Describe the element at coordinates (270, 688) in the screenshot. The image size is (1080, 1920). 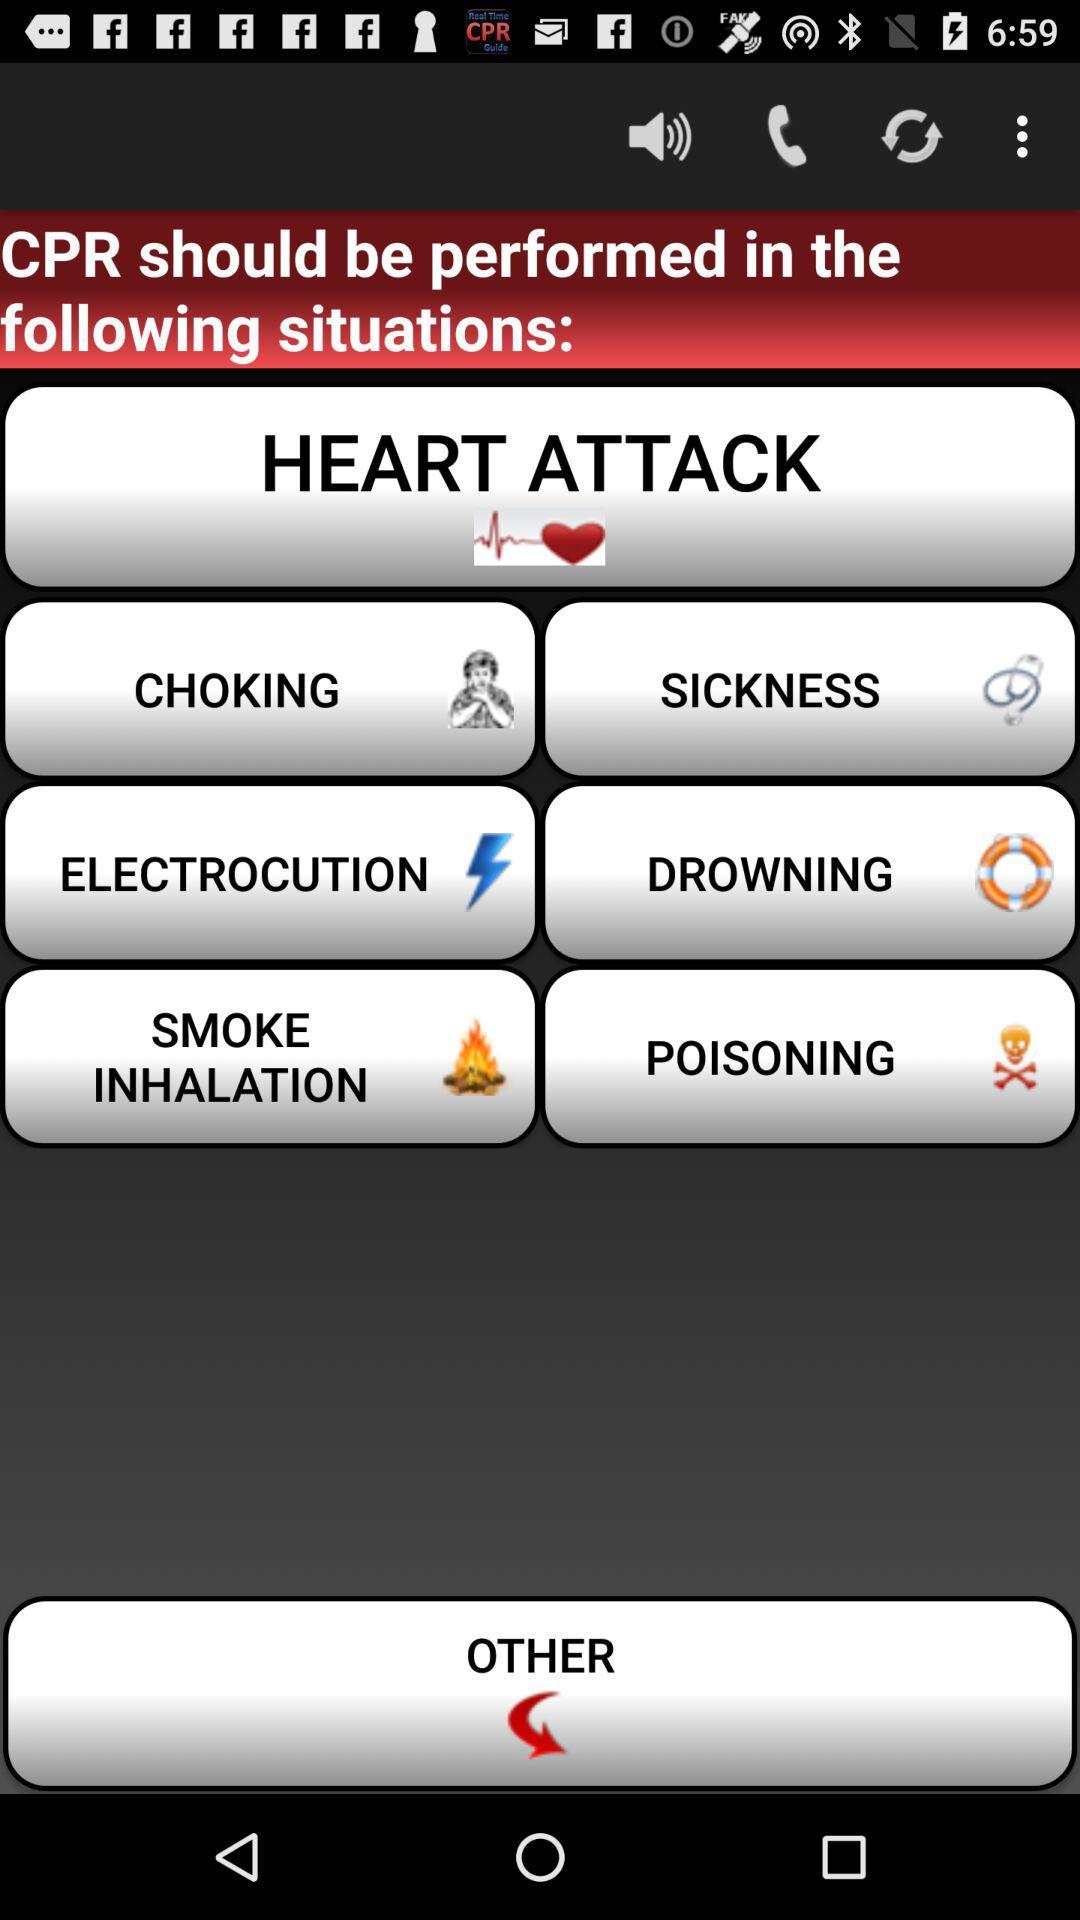
I see `icon to the left of the sickness button` at that location.